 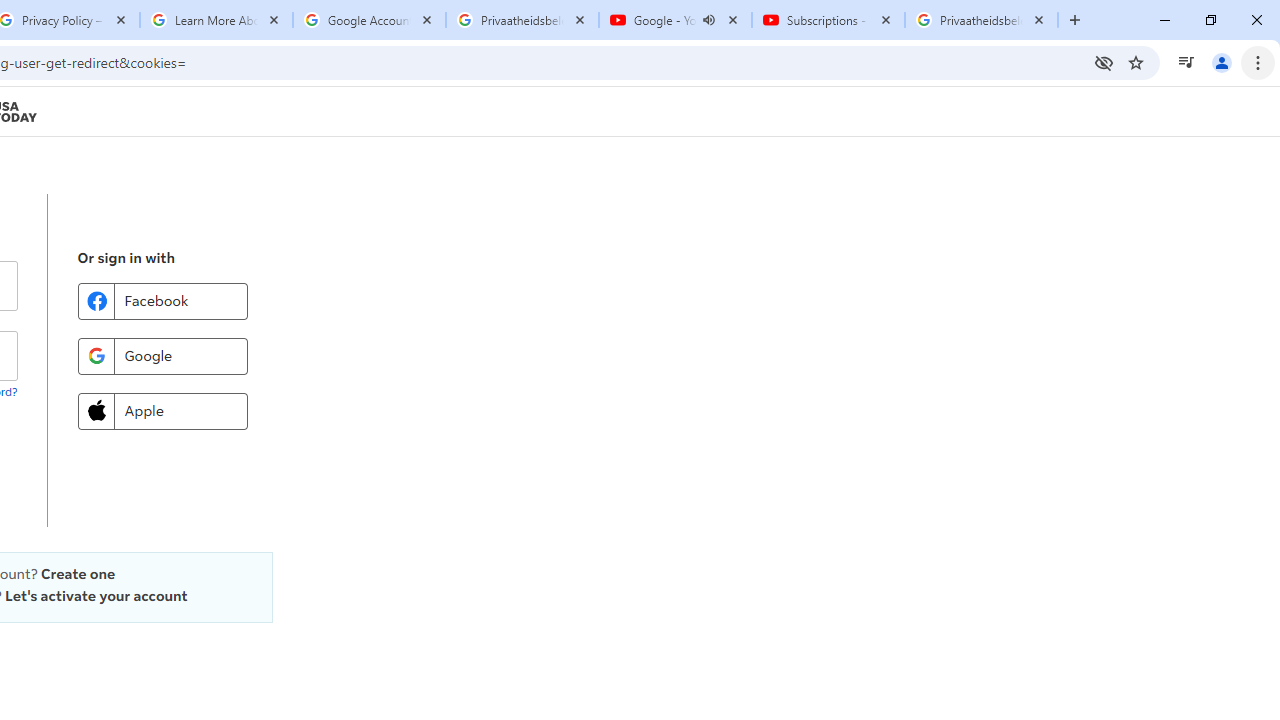 I want to click on 'Facebook', so click(x=162, y=300).